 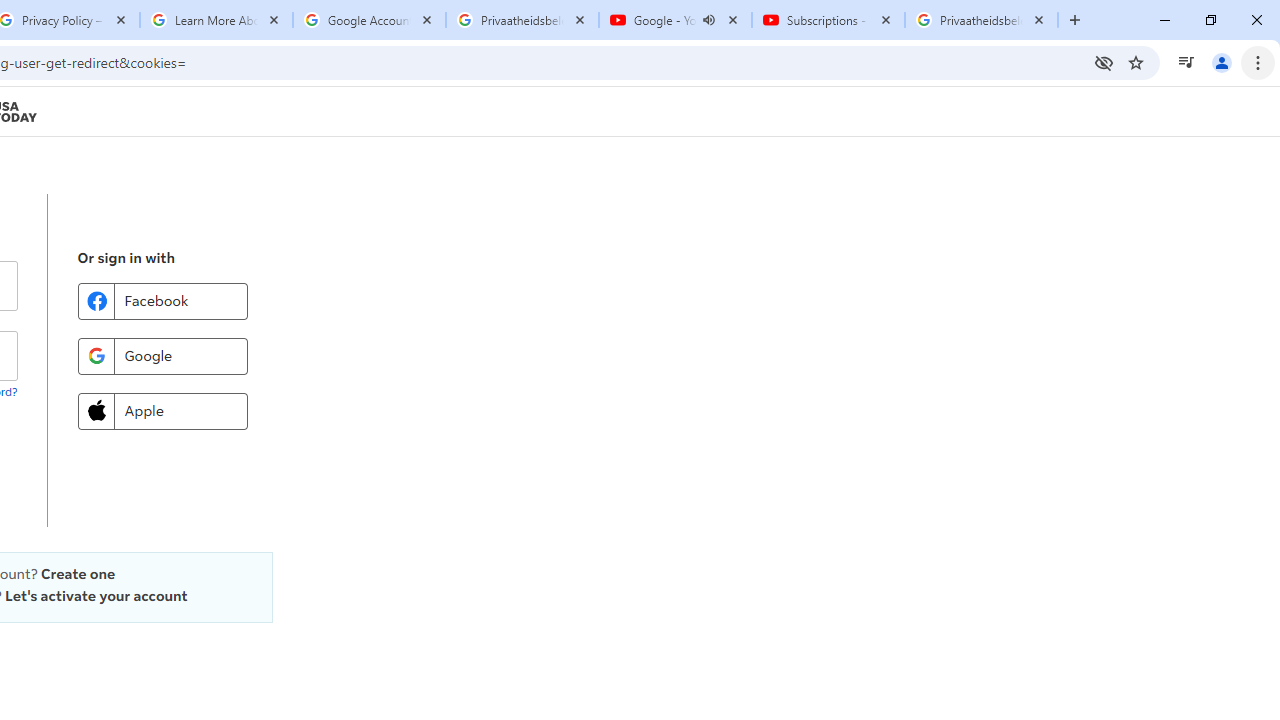 I want to click on 'Facebook', so click(x=162, y=300).